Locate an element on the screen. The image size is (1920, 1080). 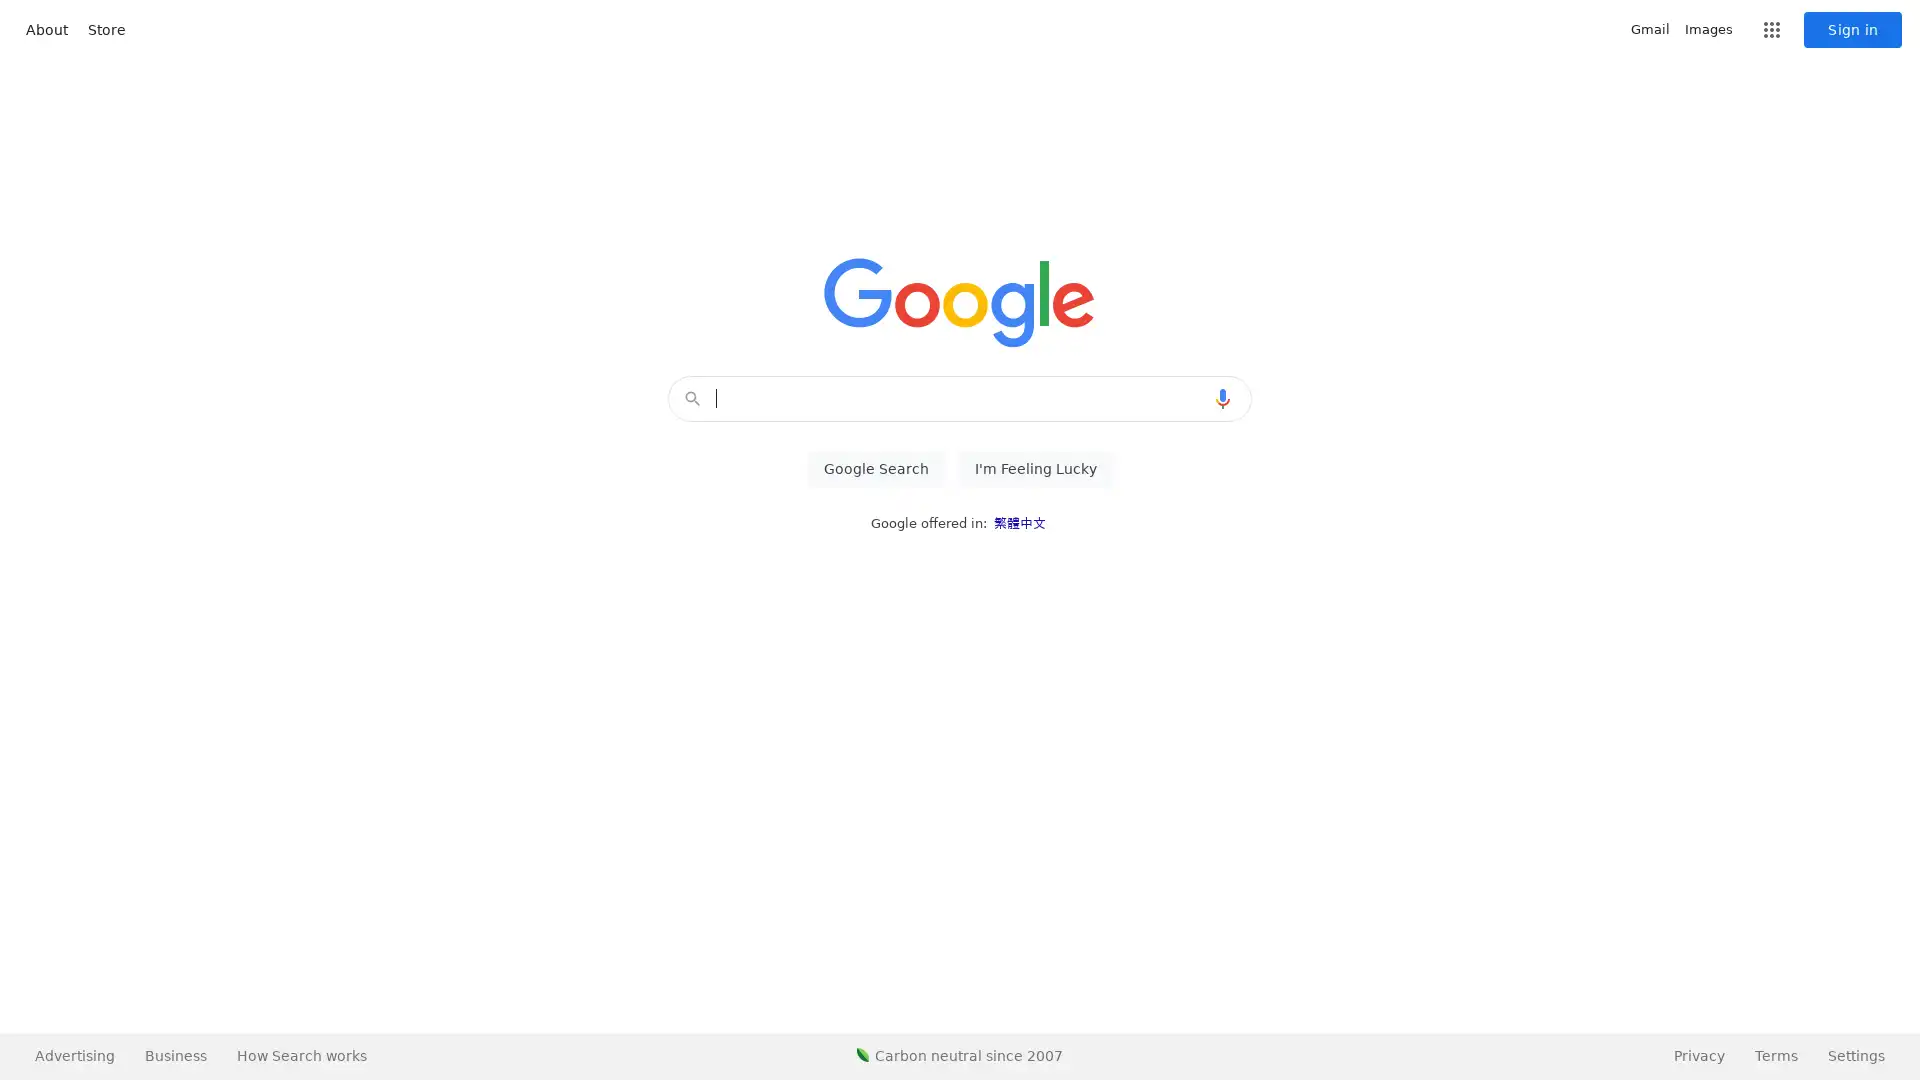
Google apps is located at coordinates (1771, 30).